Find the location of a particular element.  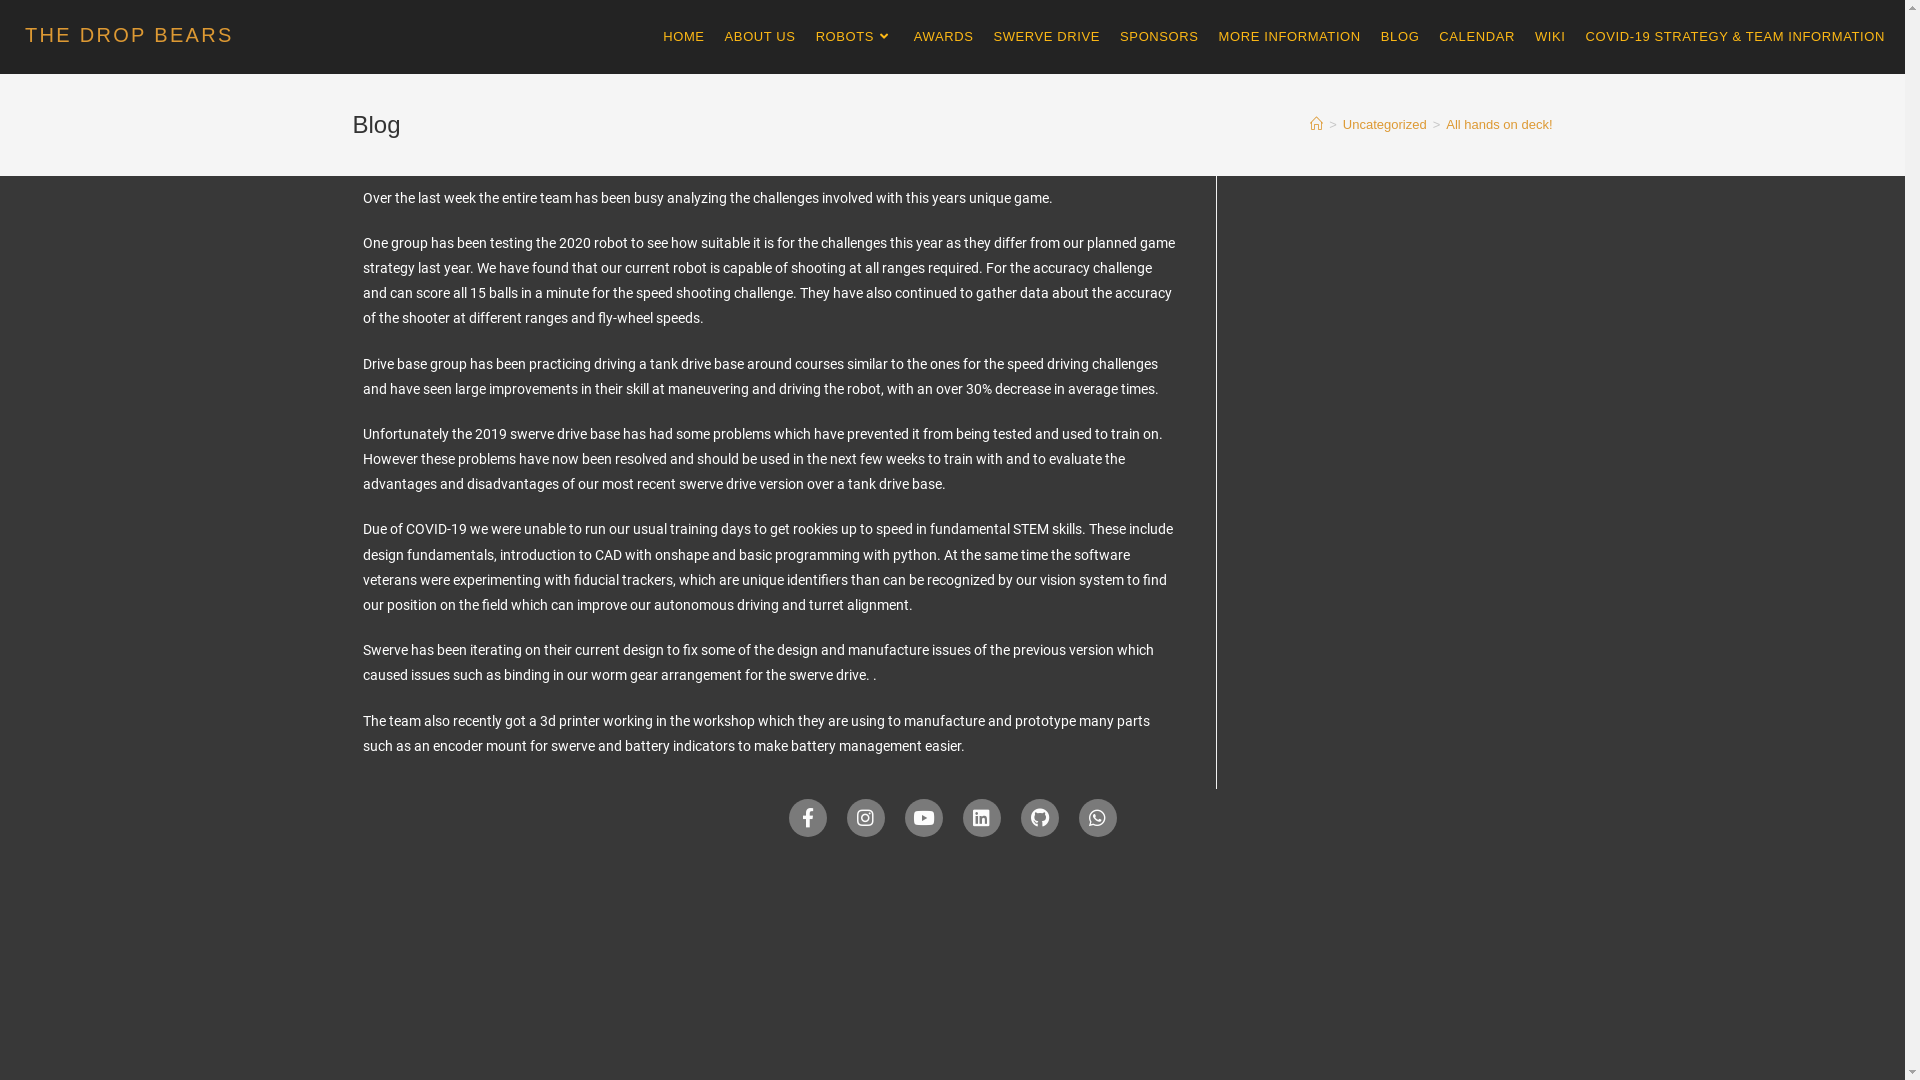

'ABOUT US' is located at coordinates (715, 37).